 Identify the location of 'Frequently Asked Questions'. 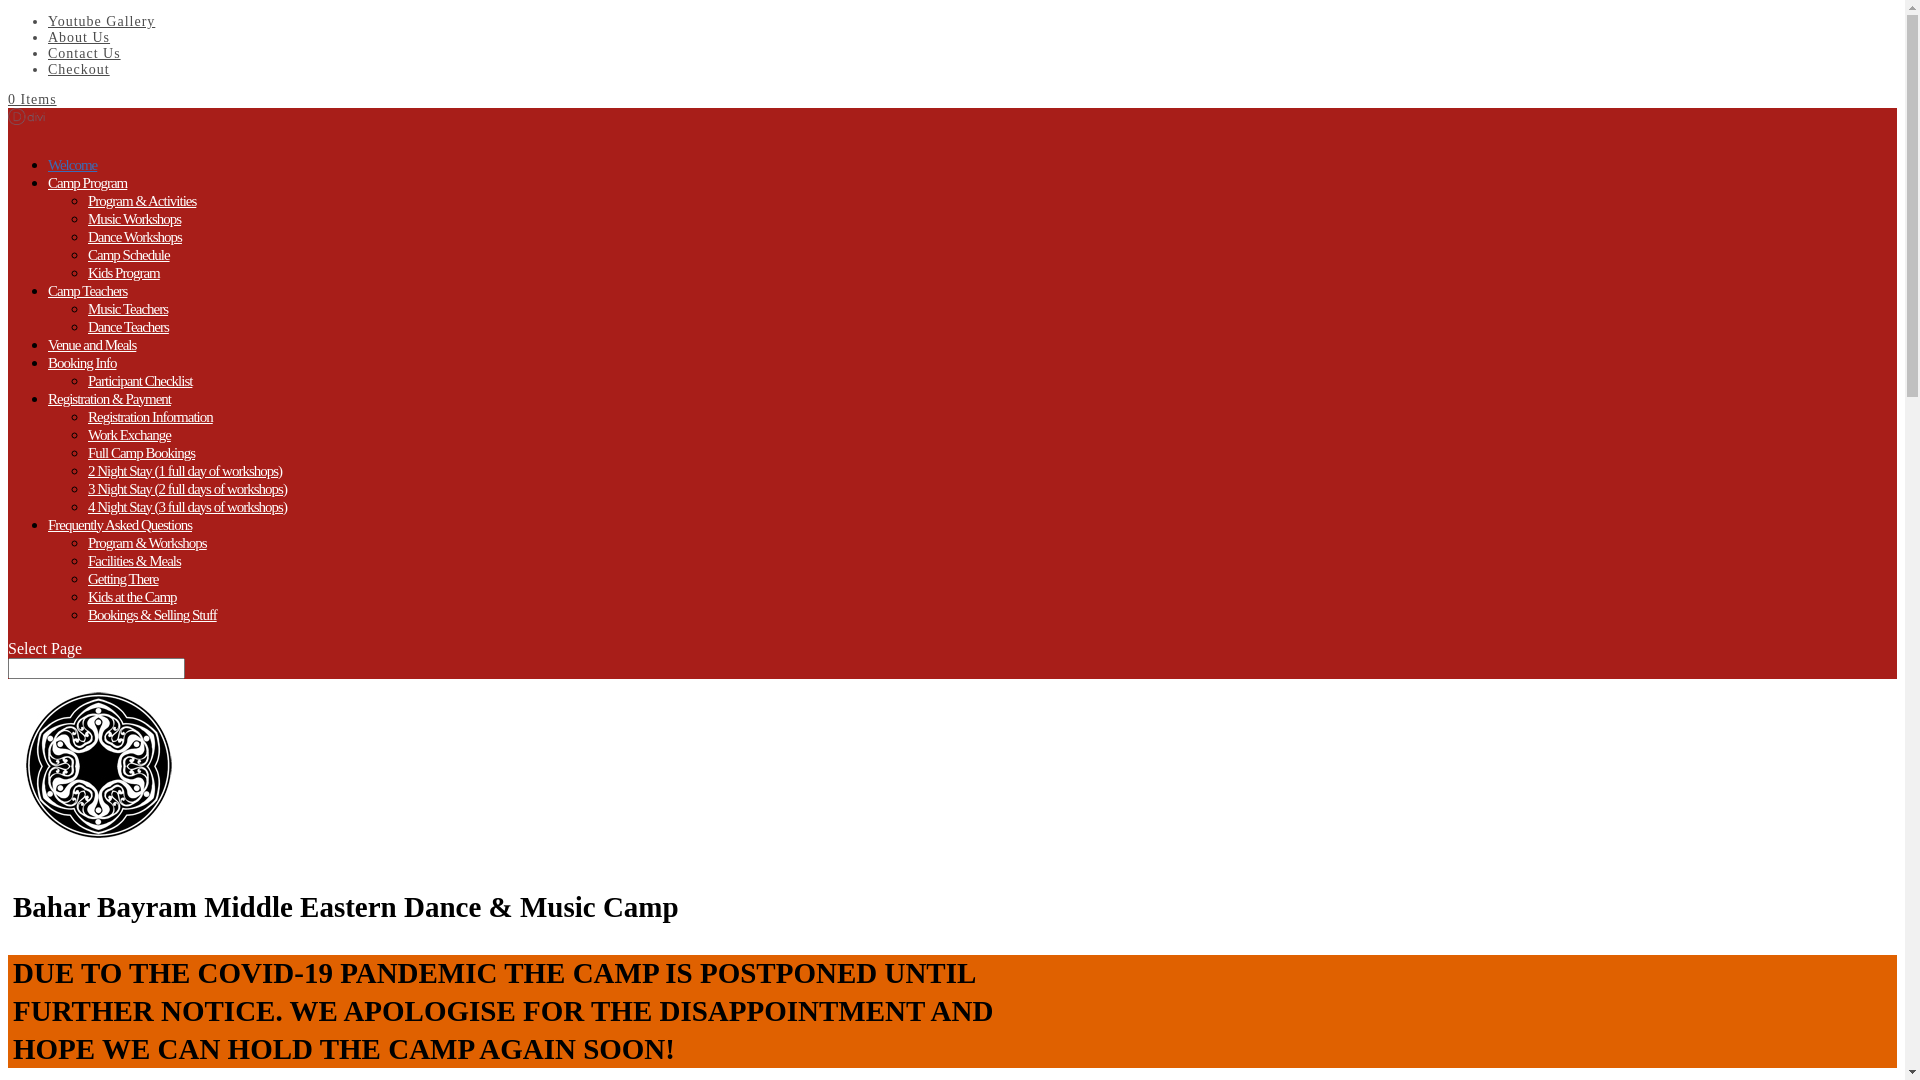
(48, 540).